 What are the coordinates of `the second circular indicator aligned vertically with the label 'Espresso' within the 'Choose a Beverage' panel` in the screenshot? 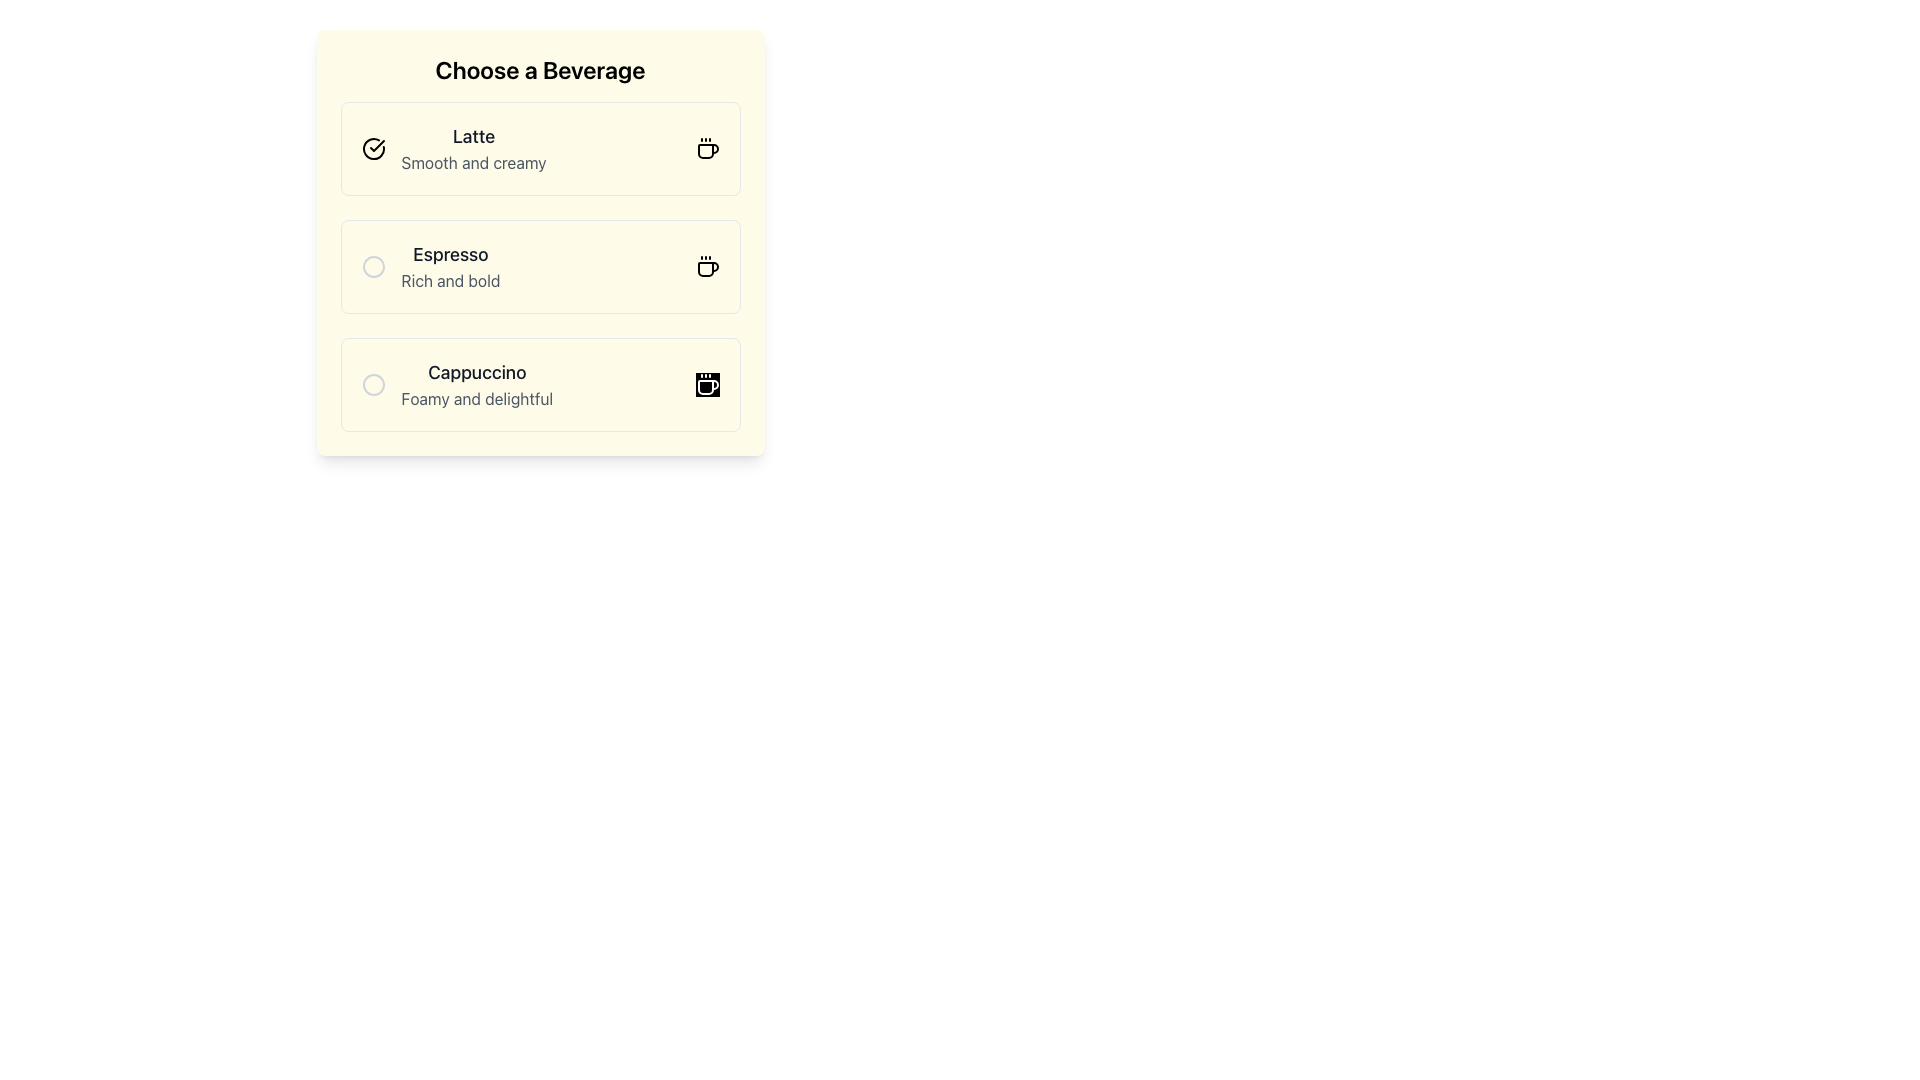 It's located at (373, 265).